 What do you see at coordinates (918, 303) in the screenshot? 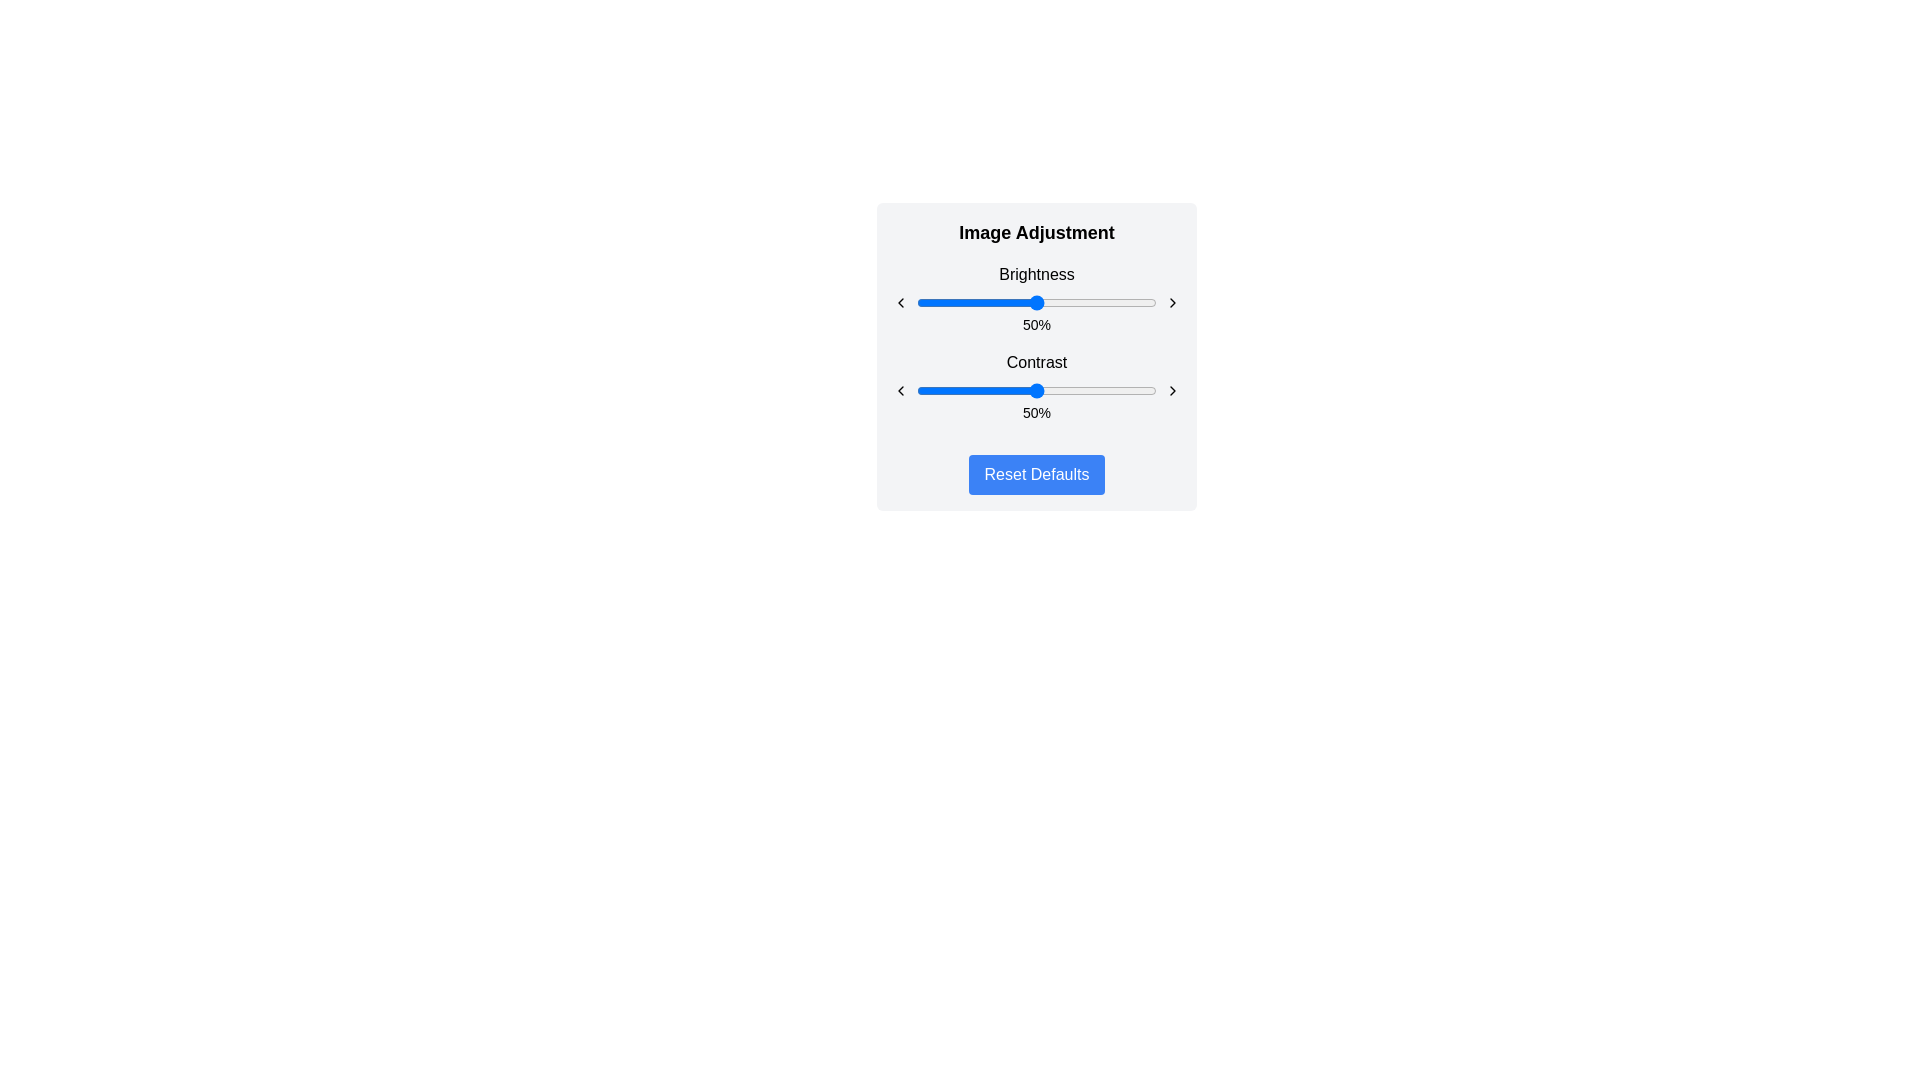
I see `brightness` at bounding box center [918, 303].